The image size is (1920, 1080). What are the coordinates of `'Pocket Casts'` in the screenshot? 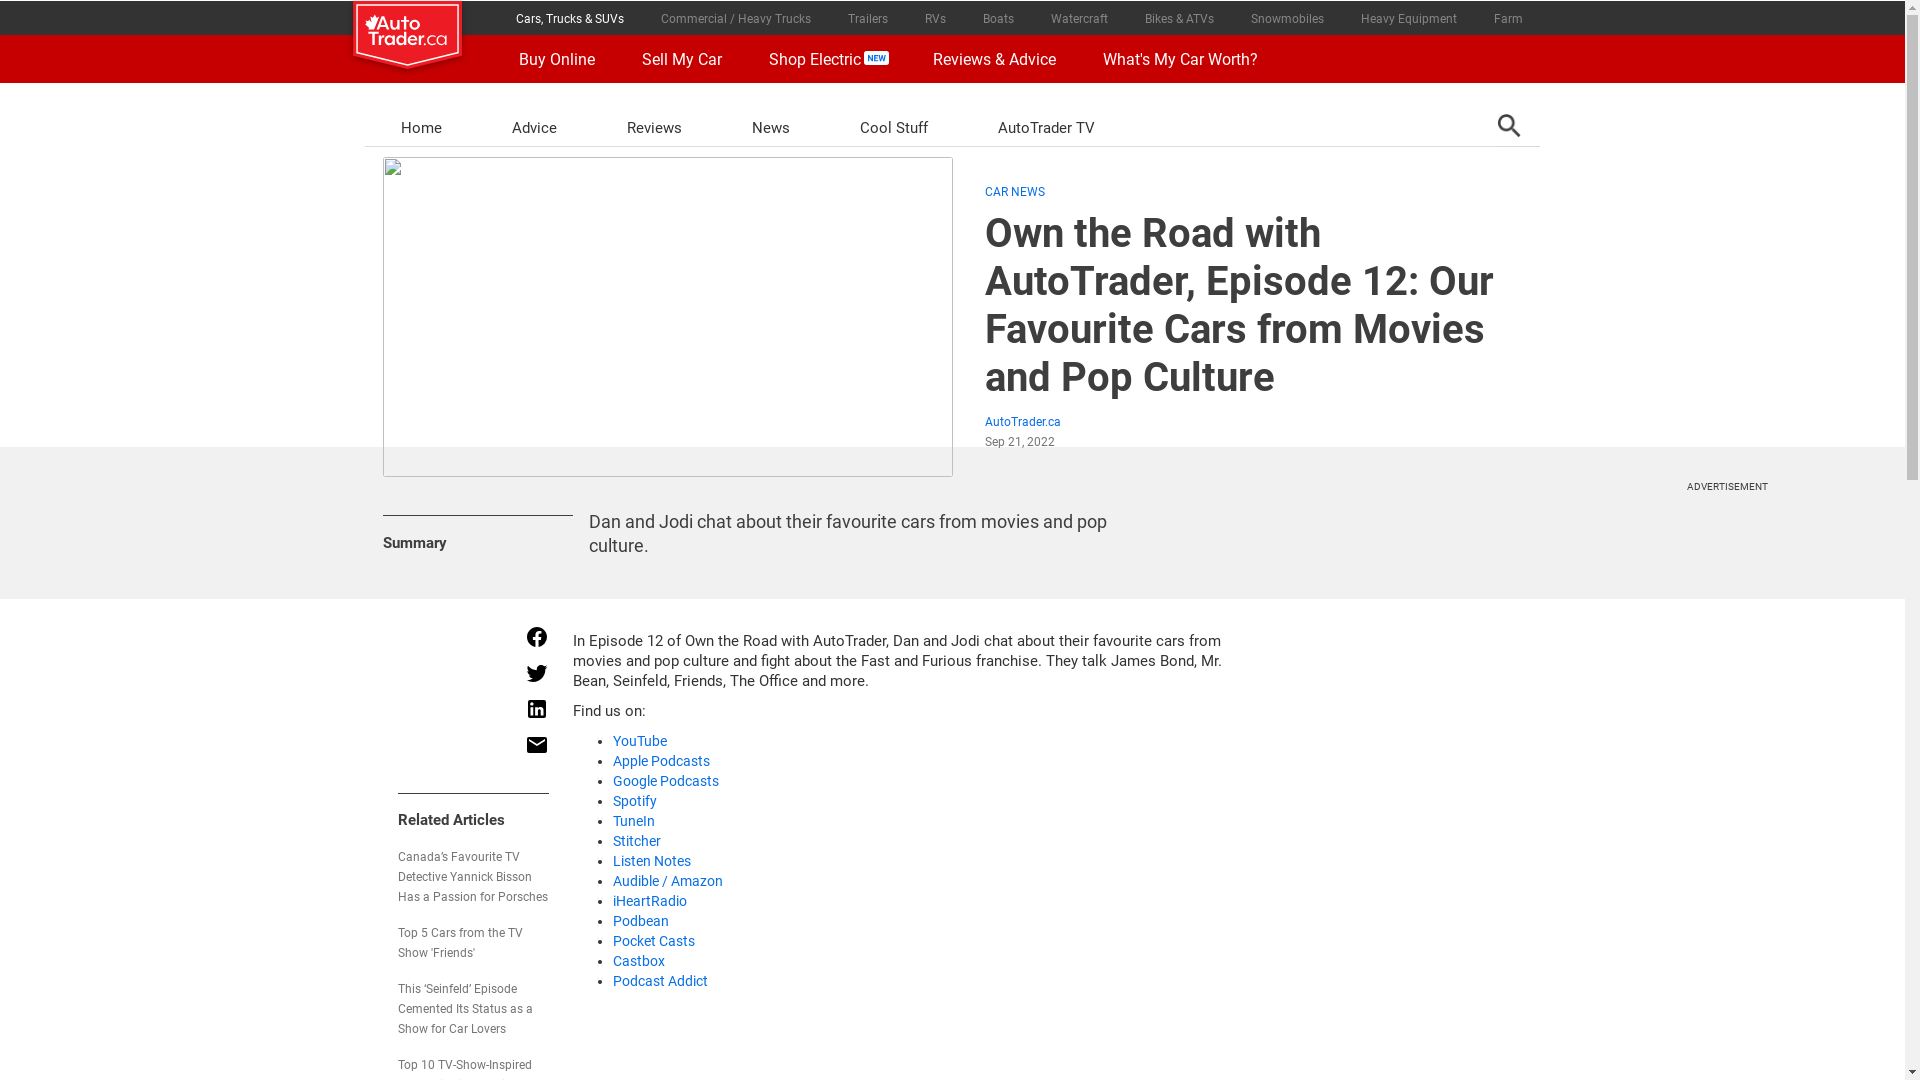 It's located at (652, 941).